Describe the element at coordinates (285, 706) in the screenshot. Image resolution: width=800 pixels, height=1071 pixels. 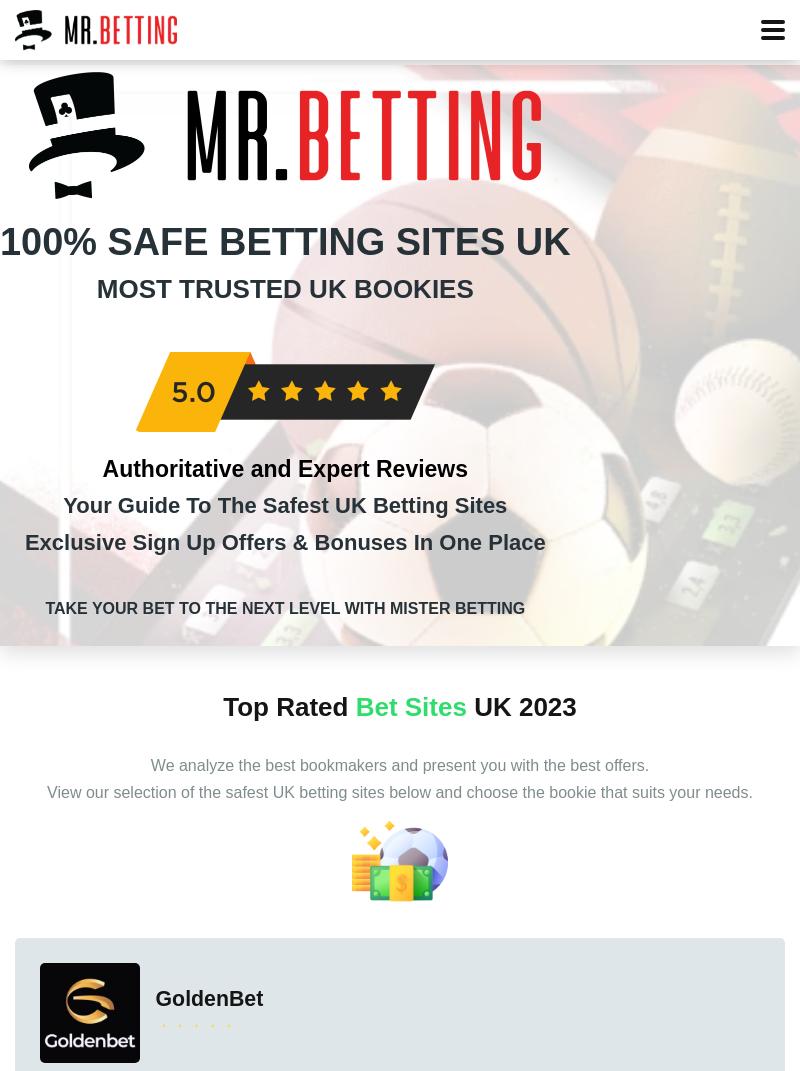
I see `'Top Rated'` at that location.